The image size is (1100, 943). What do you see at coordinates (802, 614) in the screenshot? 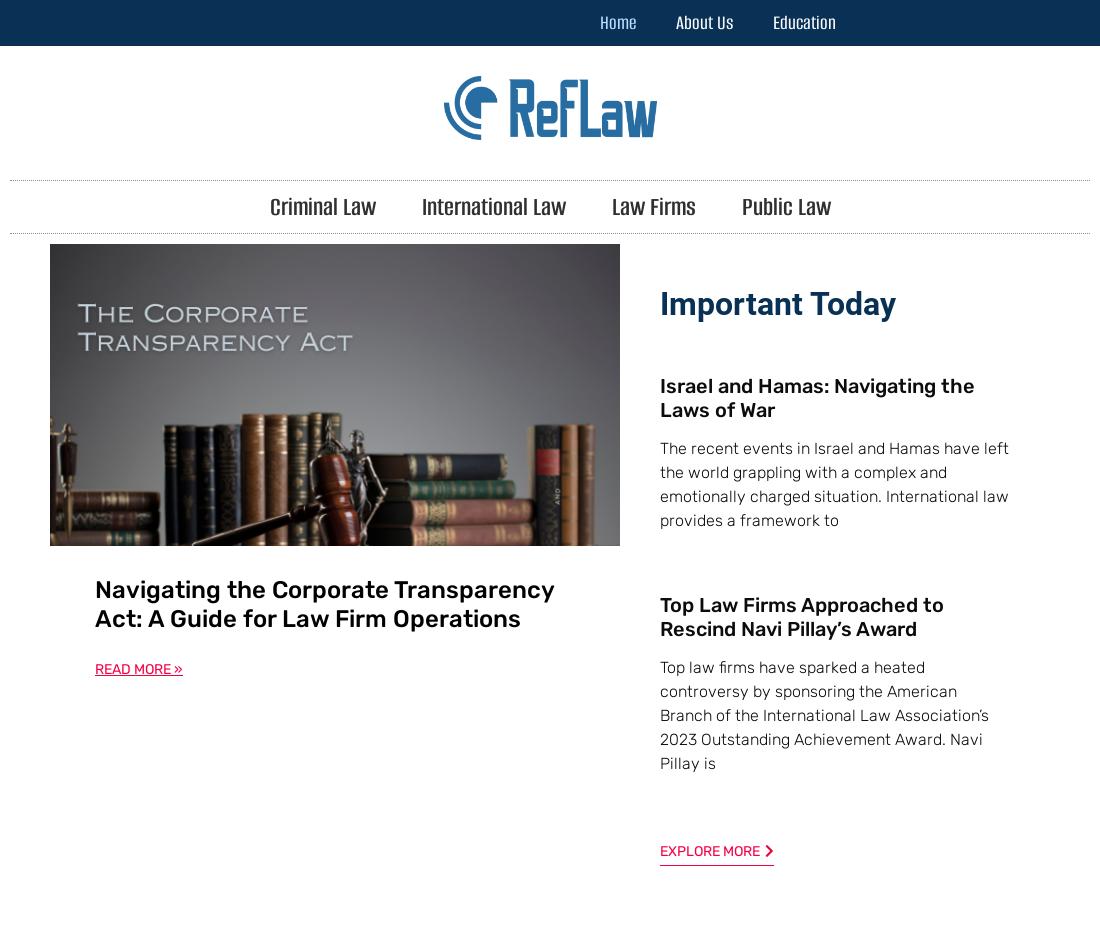
I see `'Top Law Firms Approached to Rescind Navi Pillay’s Award'` at bounding box center [802, 614].